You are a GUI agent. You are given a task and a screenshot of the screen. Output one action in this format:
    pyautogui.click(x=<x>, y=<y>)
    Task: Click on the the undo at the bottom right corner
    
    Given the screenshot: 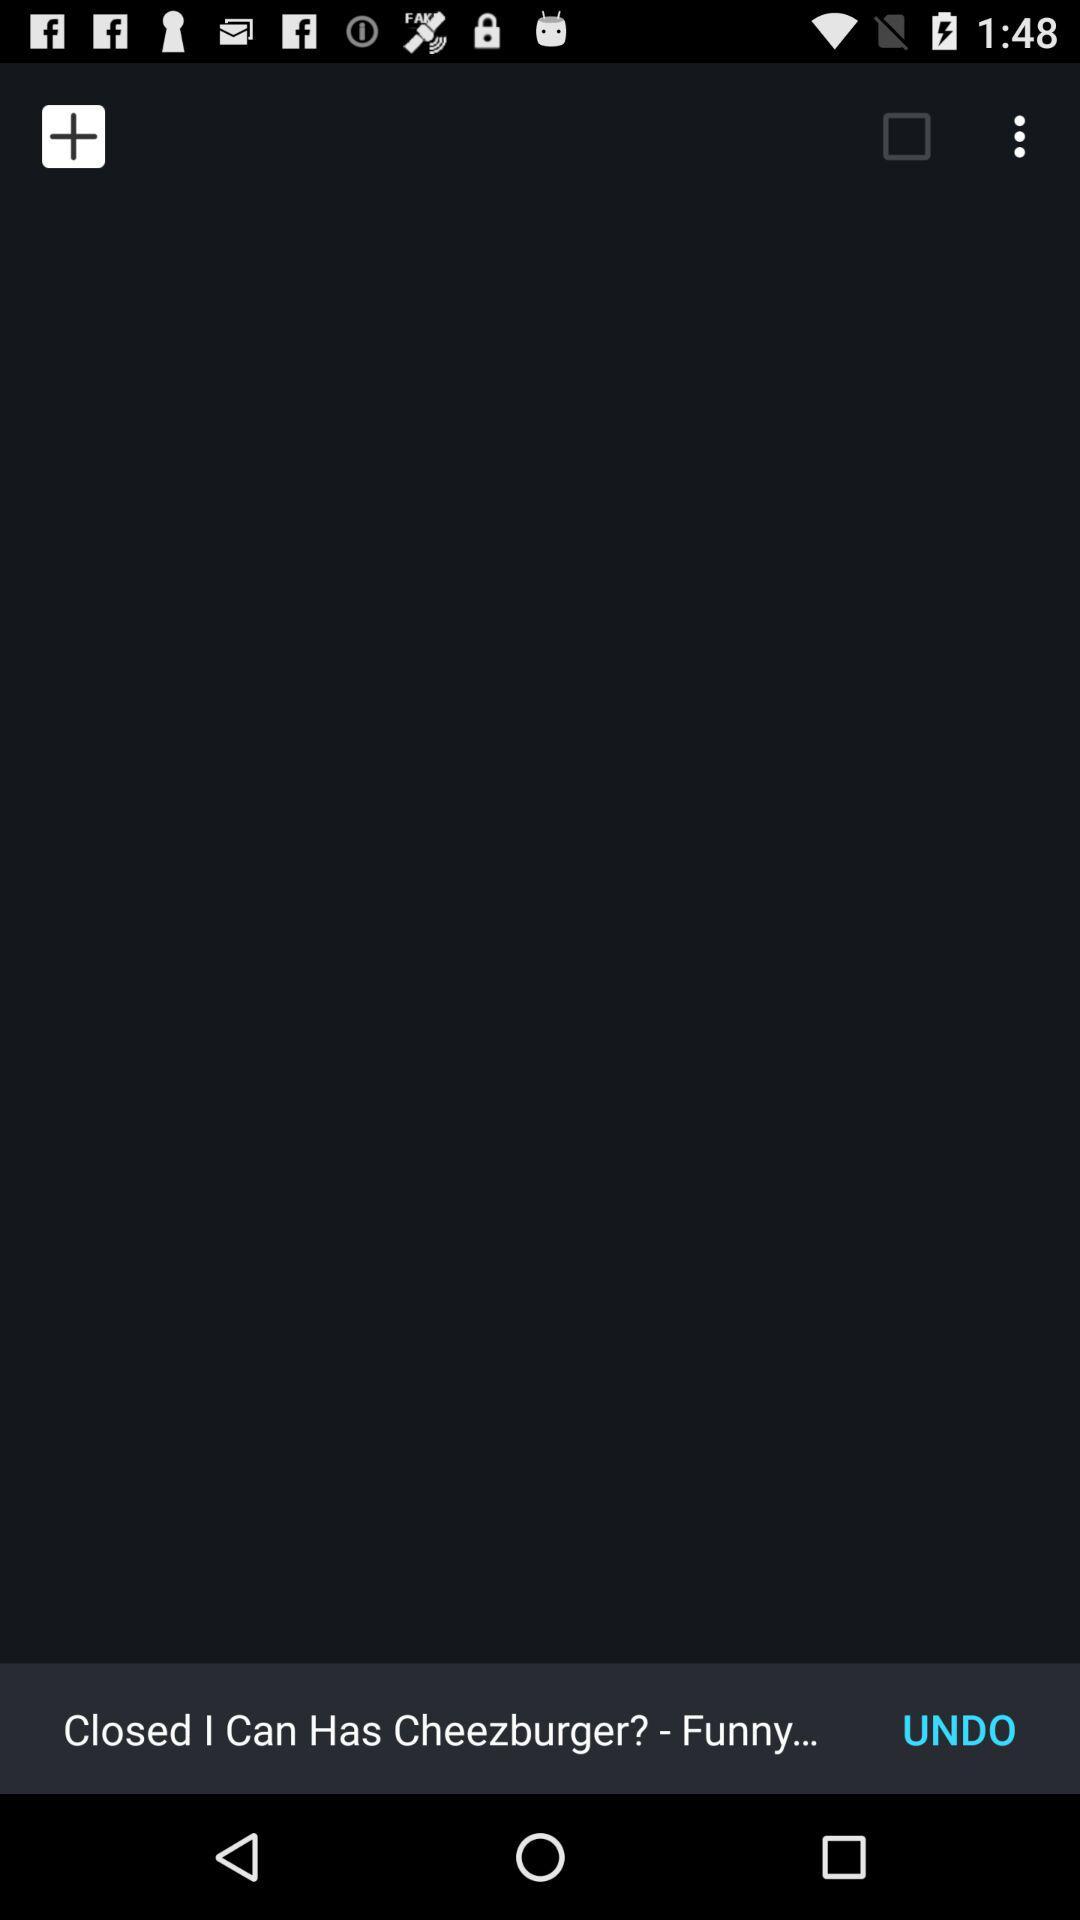 What is the action you would take?
    pyautogui.click(x=958, y=1727)
    